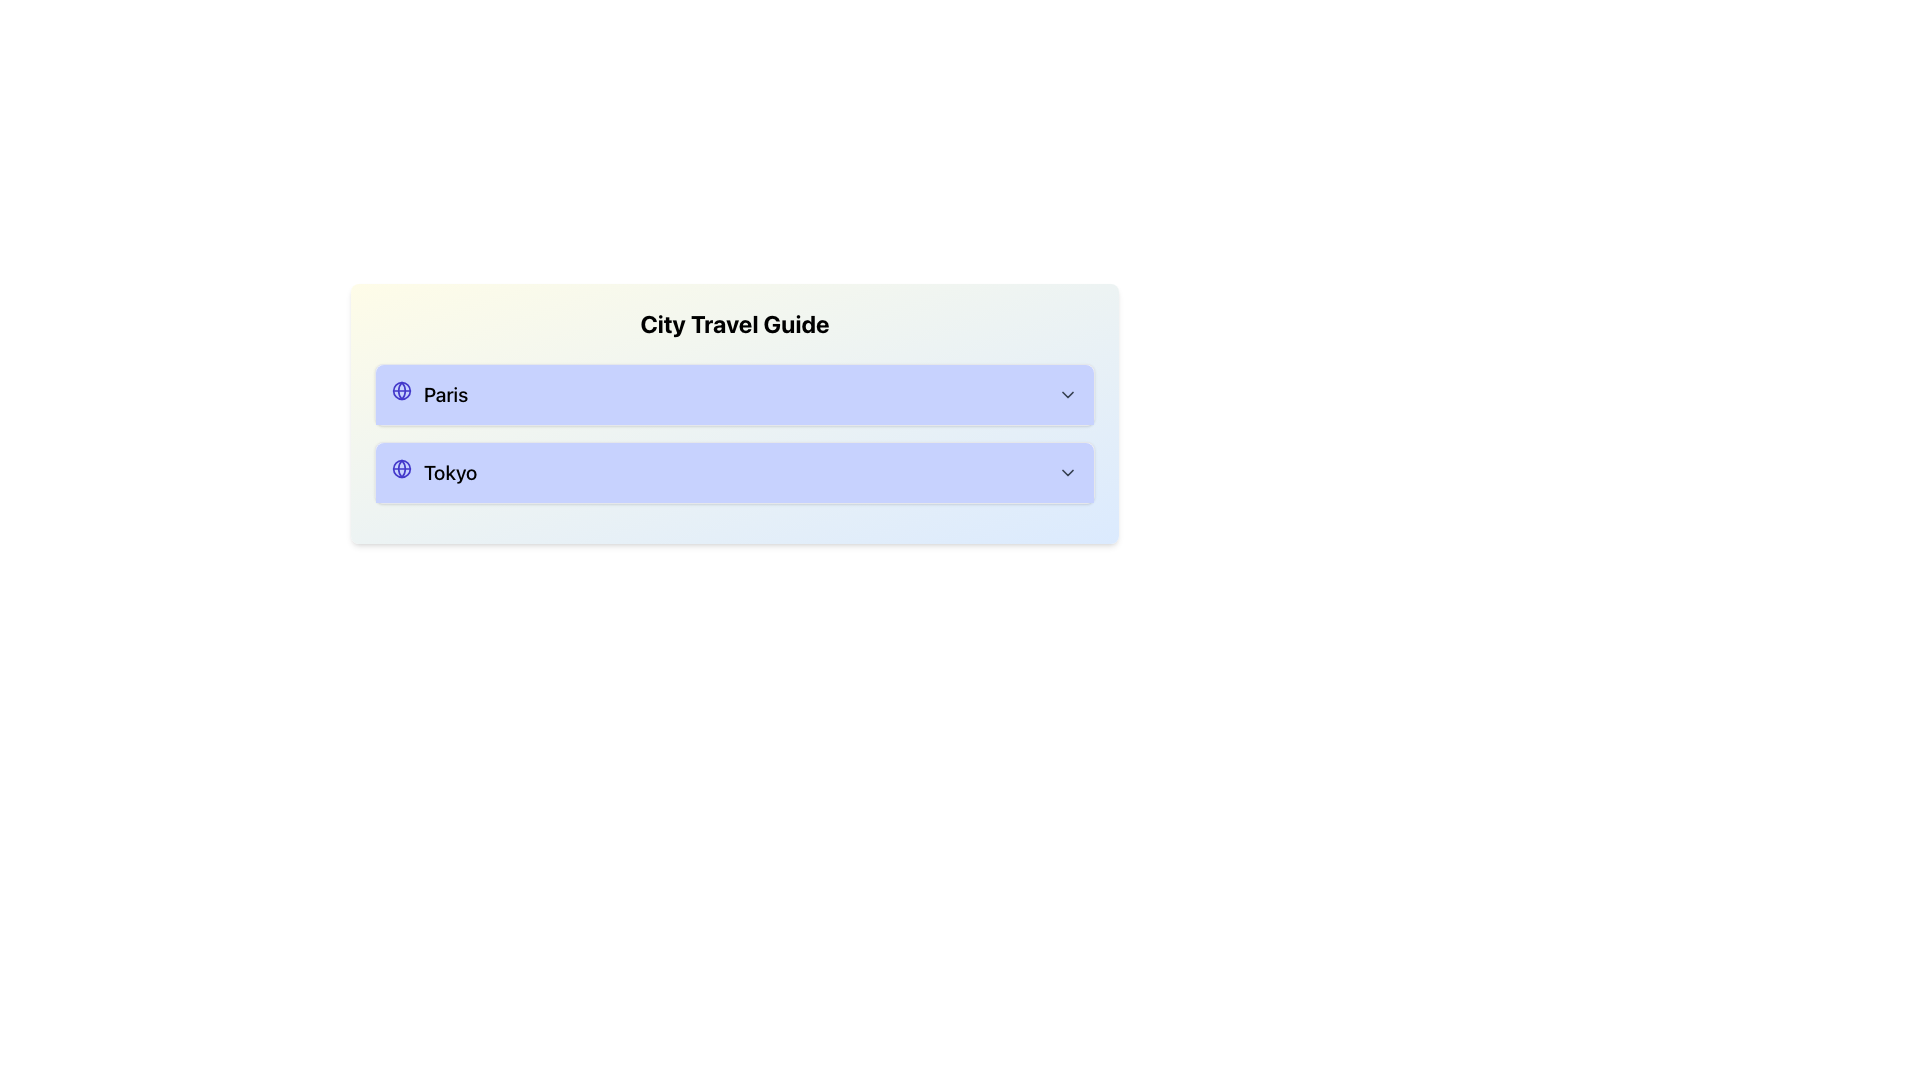 The image size is (1920, 1080). I want to click on the text label reading 'Tokyo', so click(433, 473).